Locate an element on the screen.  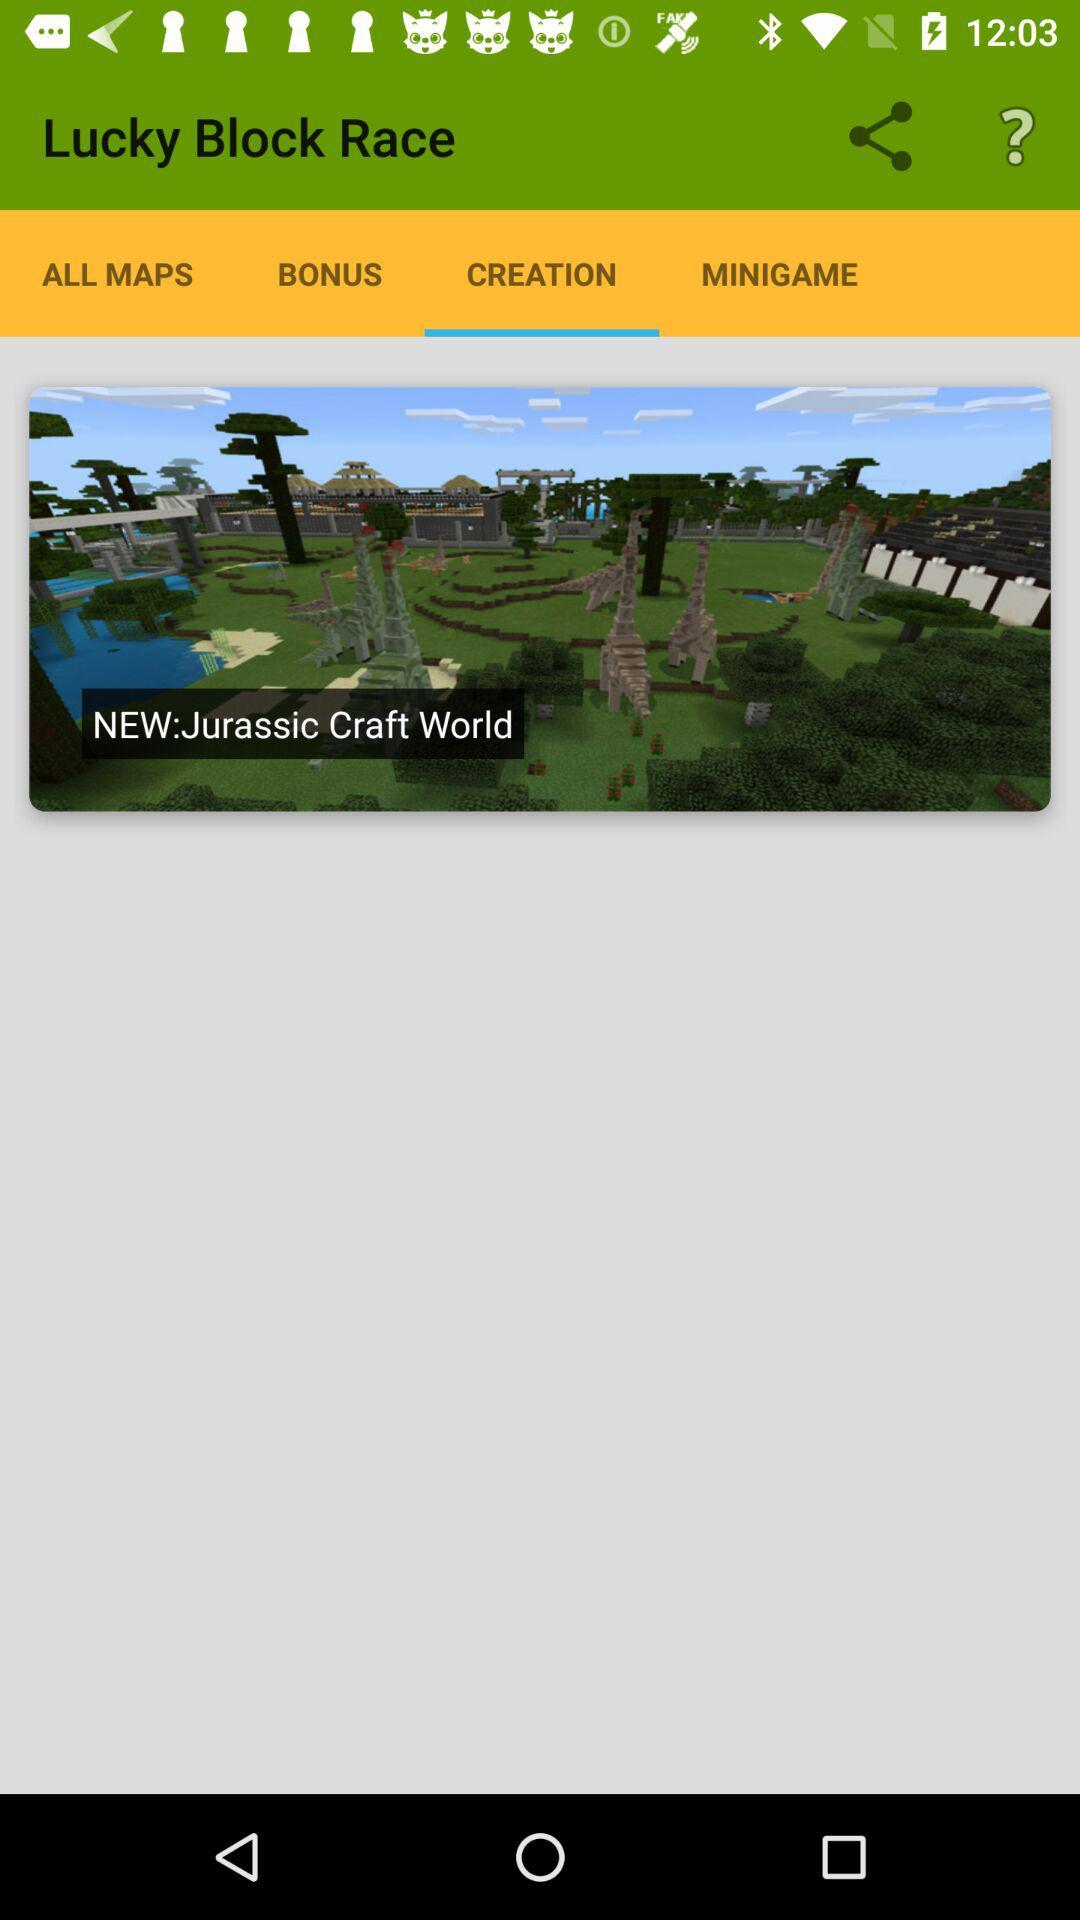
the app to the left of the bonus app is located at coordinates (117, 272).